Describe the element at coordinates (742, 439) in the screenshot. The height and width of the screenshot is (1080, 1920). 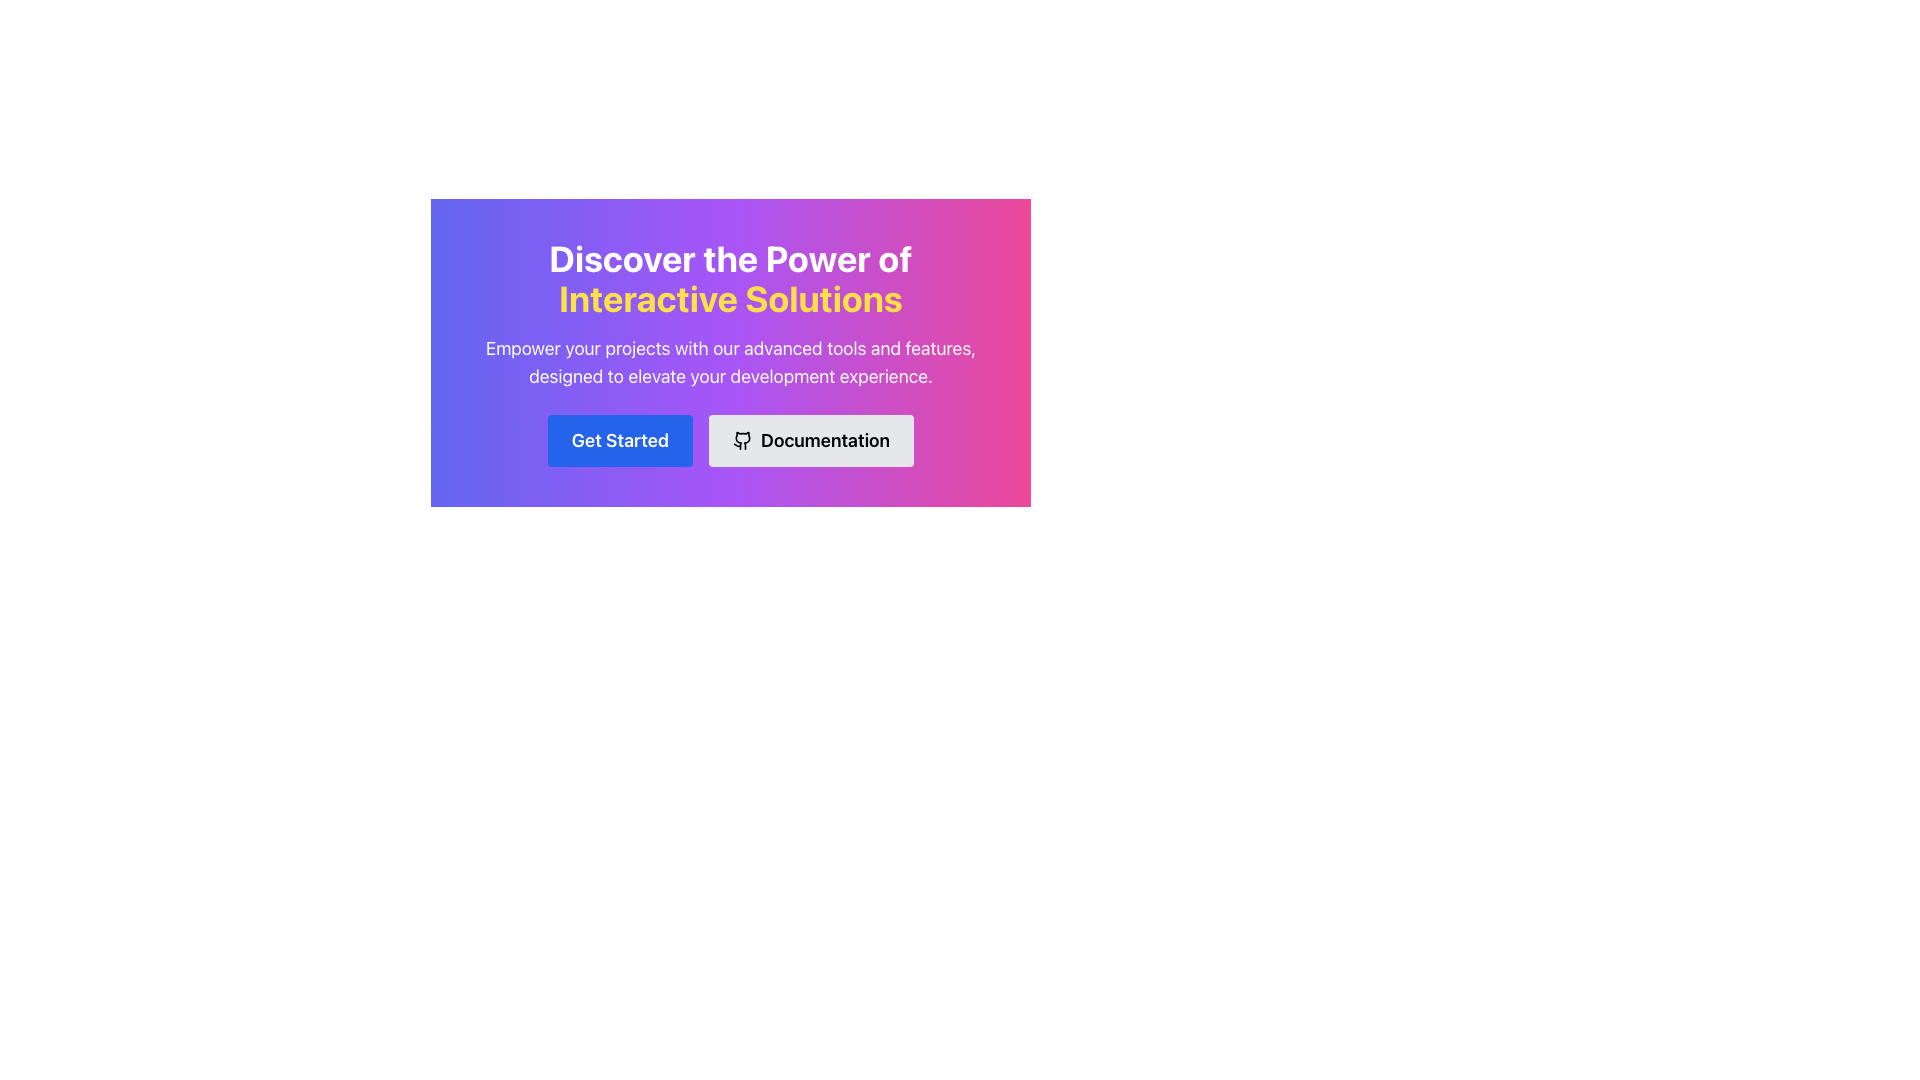
I see `the GitHub icon positioned near the left edge of the Documentation button, which provides access to GitHub-related content` at that location.